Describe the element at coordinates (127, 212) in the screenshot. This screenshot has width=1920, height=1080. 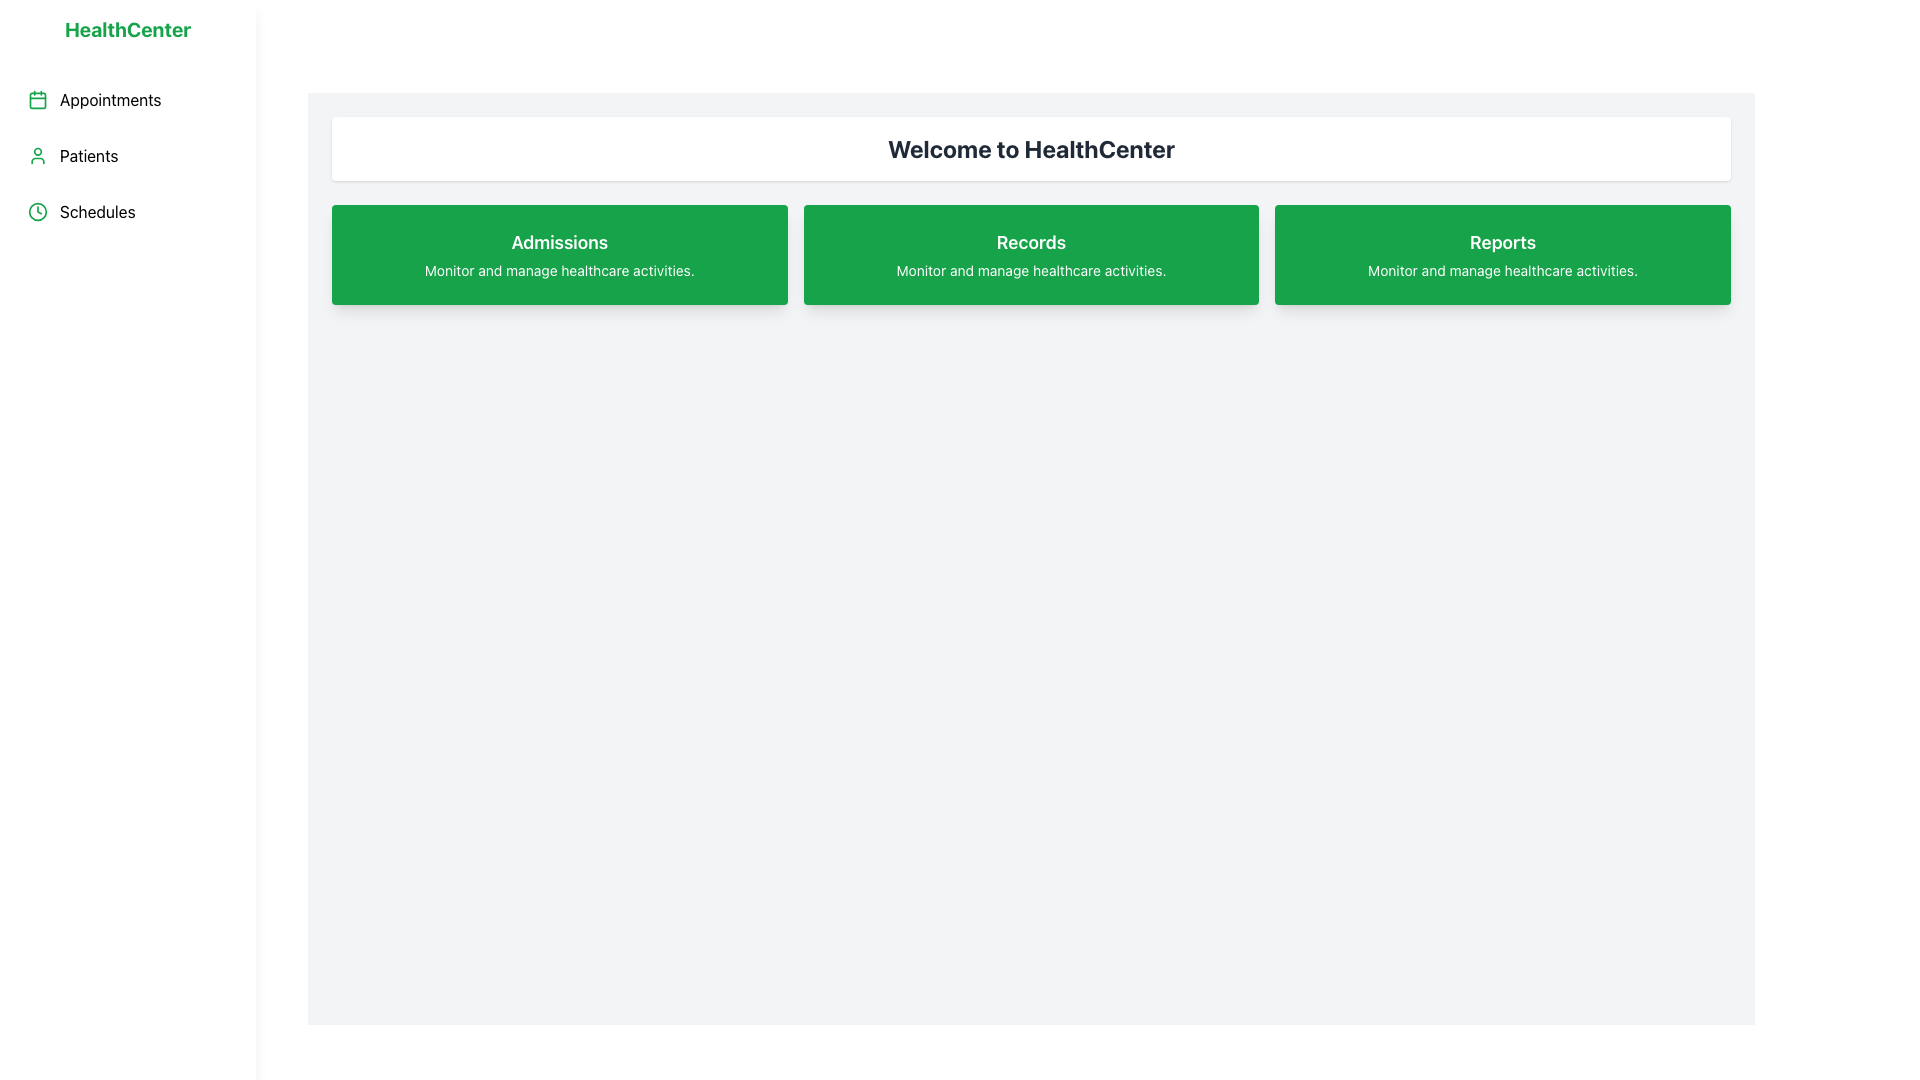
I see `the 'Schedules' navigation button in the left sidebar` at that location.